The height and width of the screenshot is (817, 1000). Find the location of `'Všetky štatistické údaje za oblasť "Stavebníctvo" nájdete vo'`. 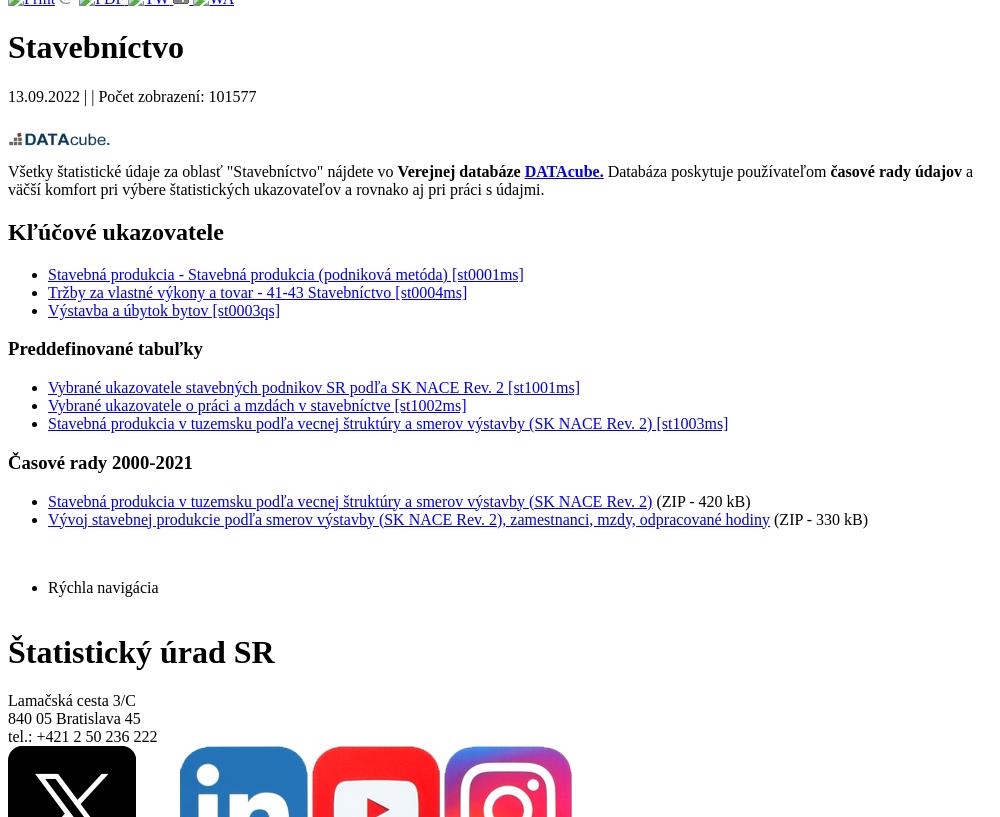

'Všetky štatistické údaje za oblasť "Stavebníctvo" nájdete vo' is located at coordinates (201, 169).